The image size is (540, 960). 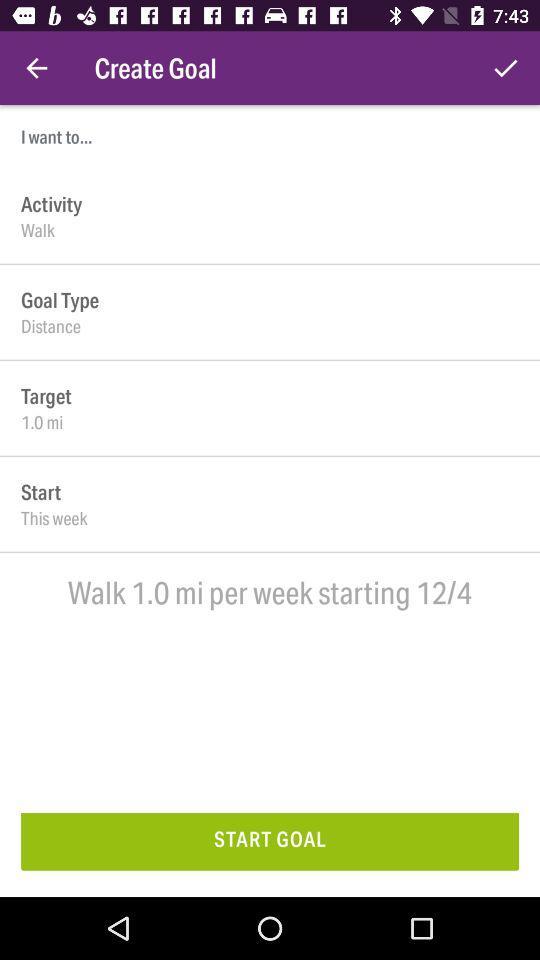 I want to click on the icon next to create goal, so click(x=504, y=68).